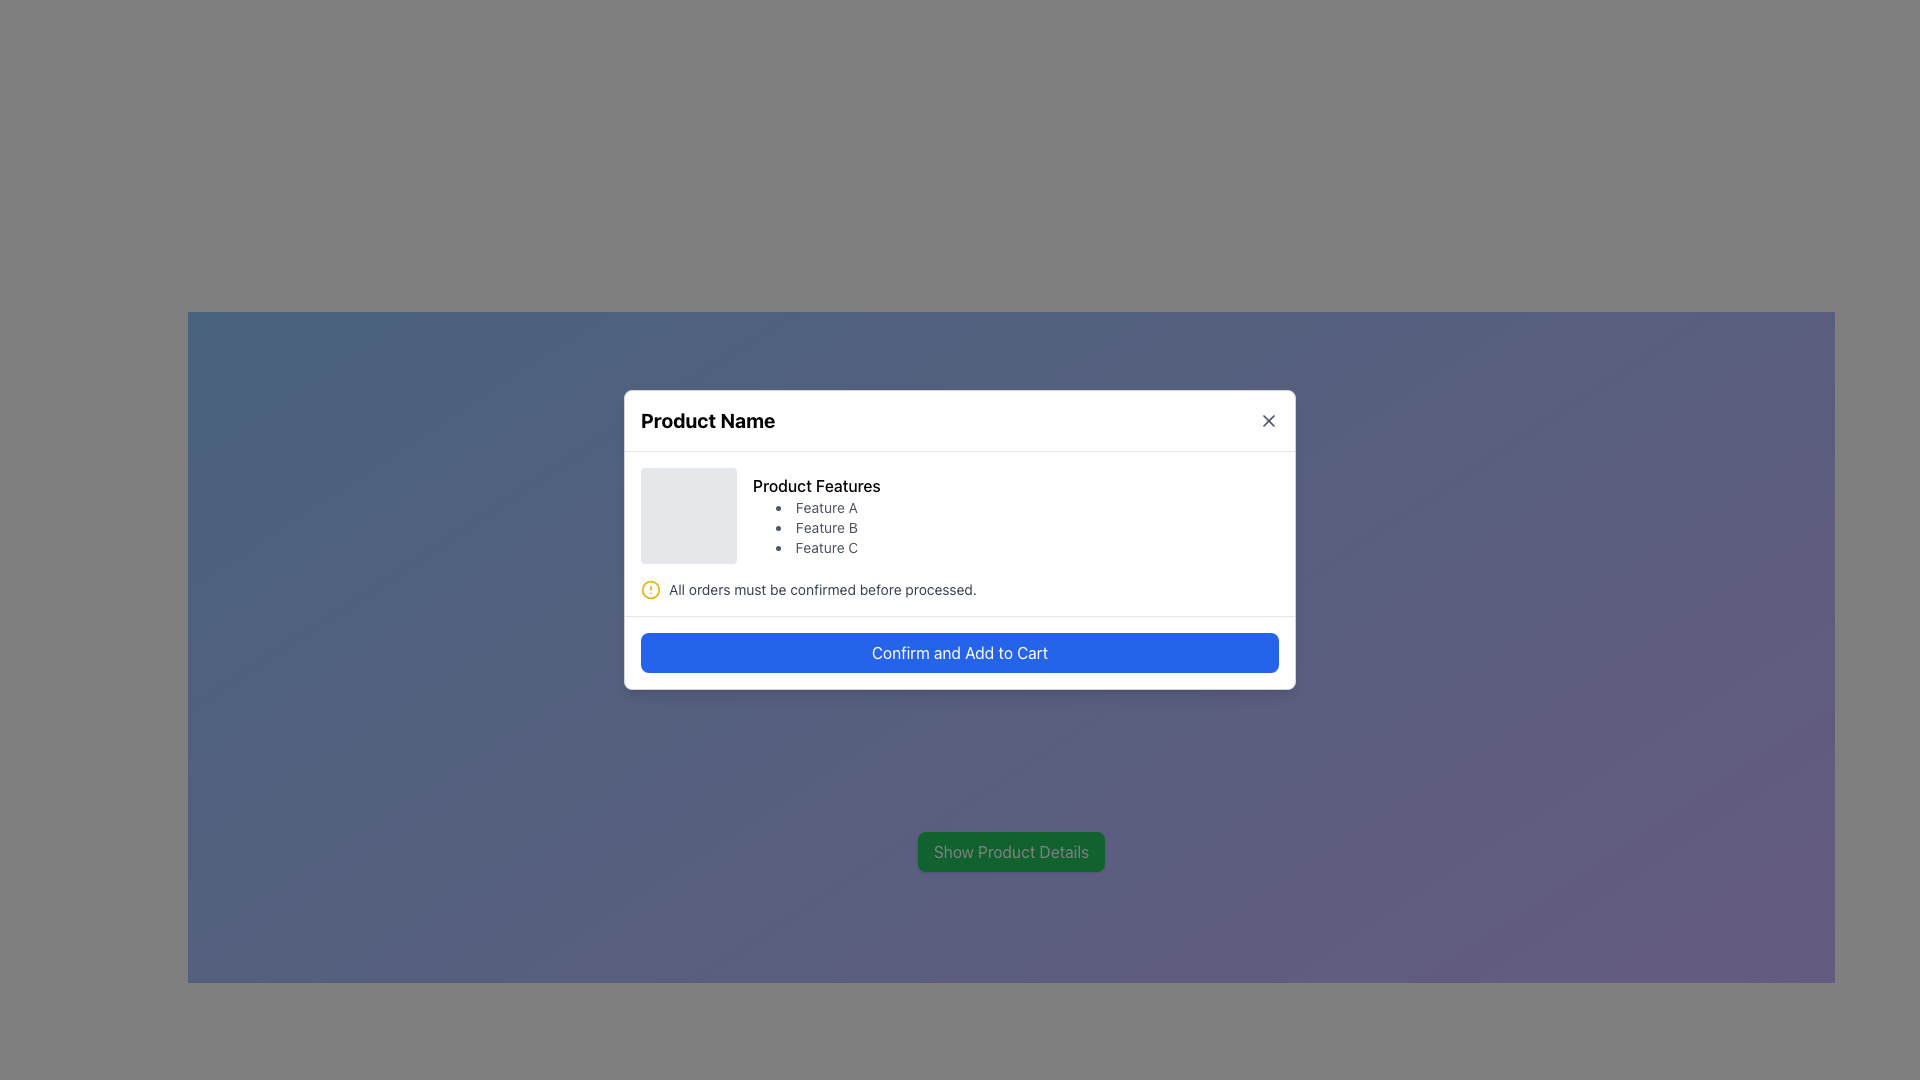 Image resolution: width=1920 pixels, height=1080 pixels. I want to click on the Information display module titled 'Product Features' that contains a bullet list of features and a gray square visual placeholder, so click(960, 515).